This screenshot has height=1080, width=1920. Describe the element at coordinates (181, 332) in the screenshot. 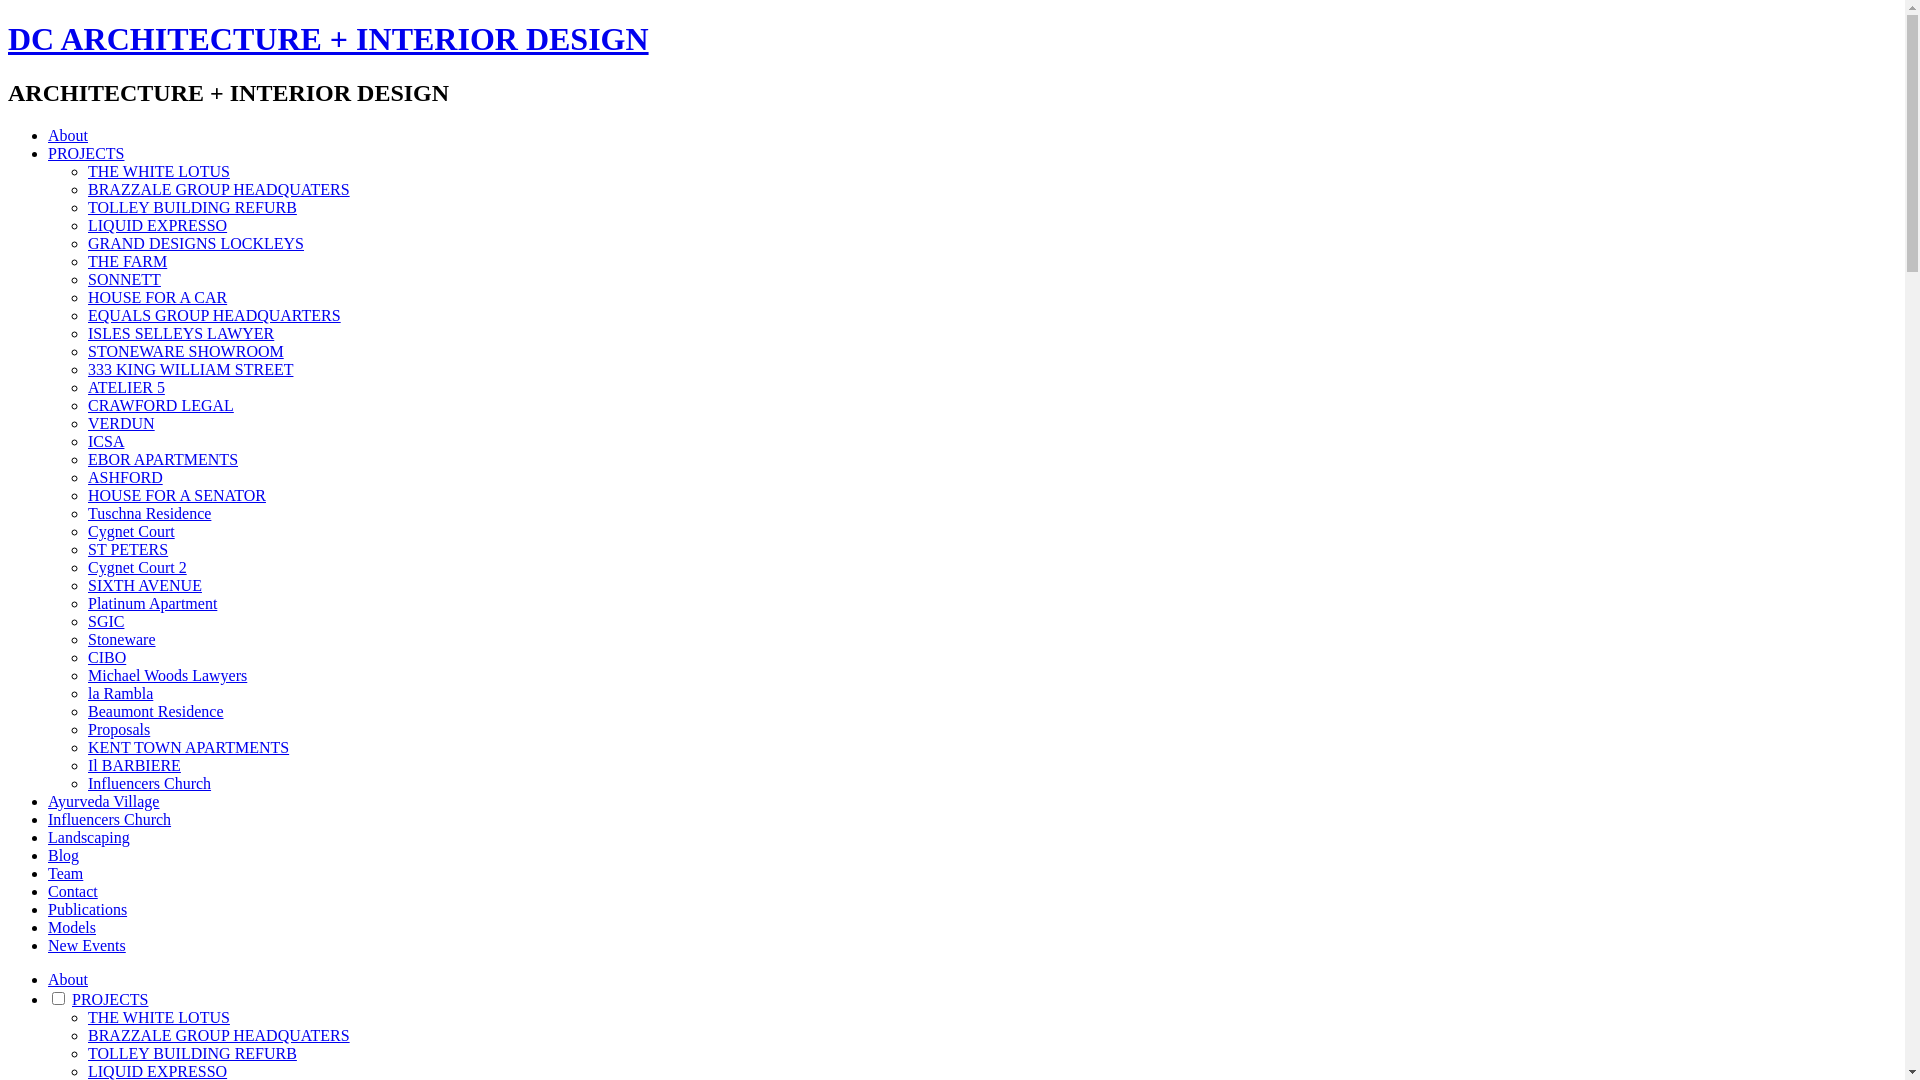

I see `'ISLES SELLEYS LAWYER'` at that location.